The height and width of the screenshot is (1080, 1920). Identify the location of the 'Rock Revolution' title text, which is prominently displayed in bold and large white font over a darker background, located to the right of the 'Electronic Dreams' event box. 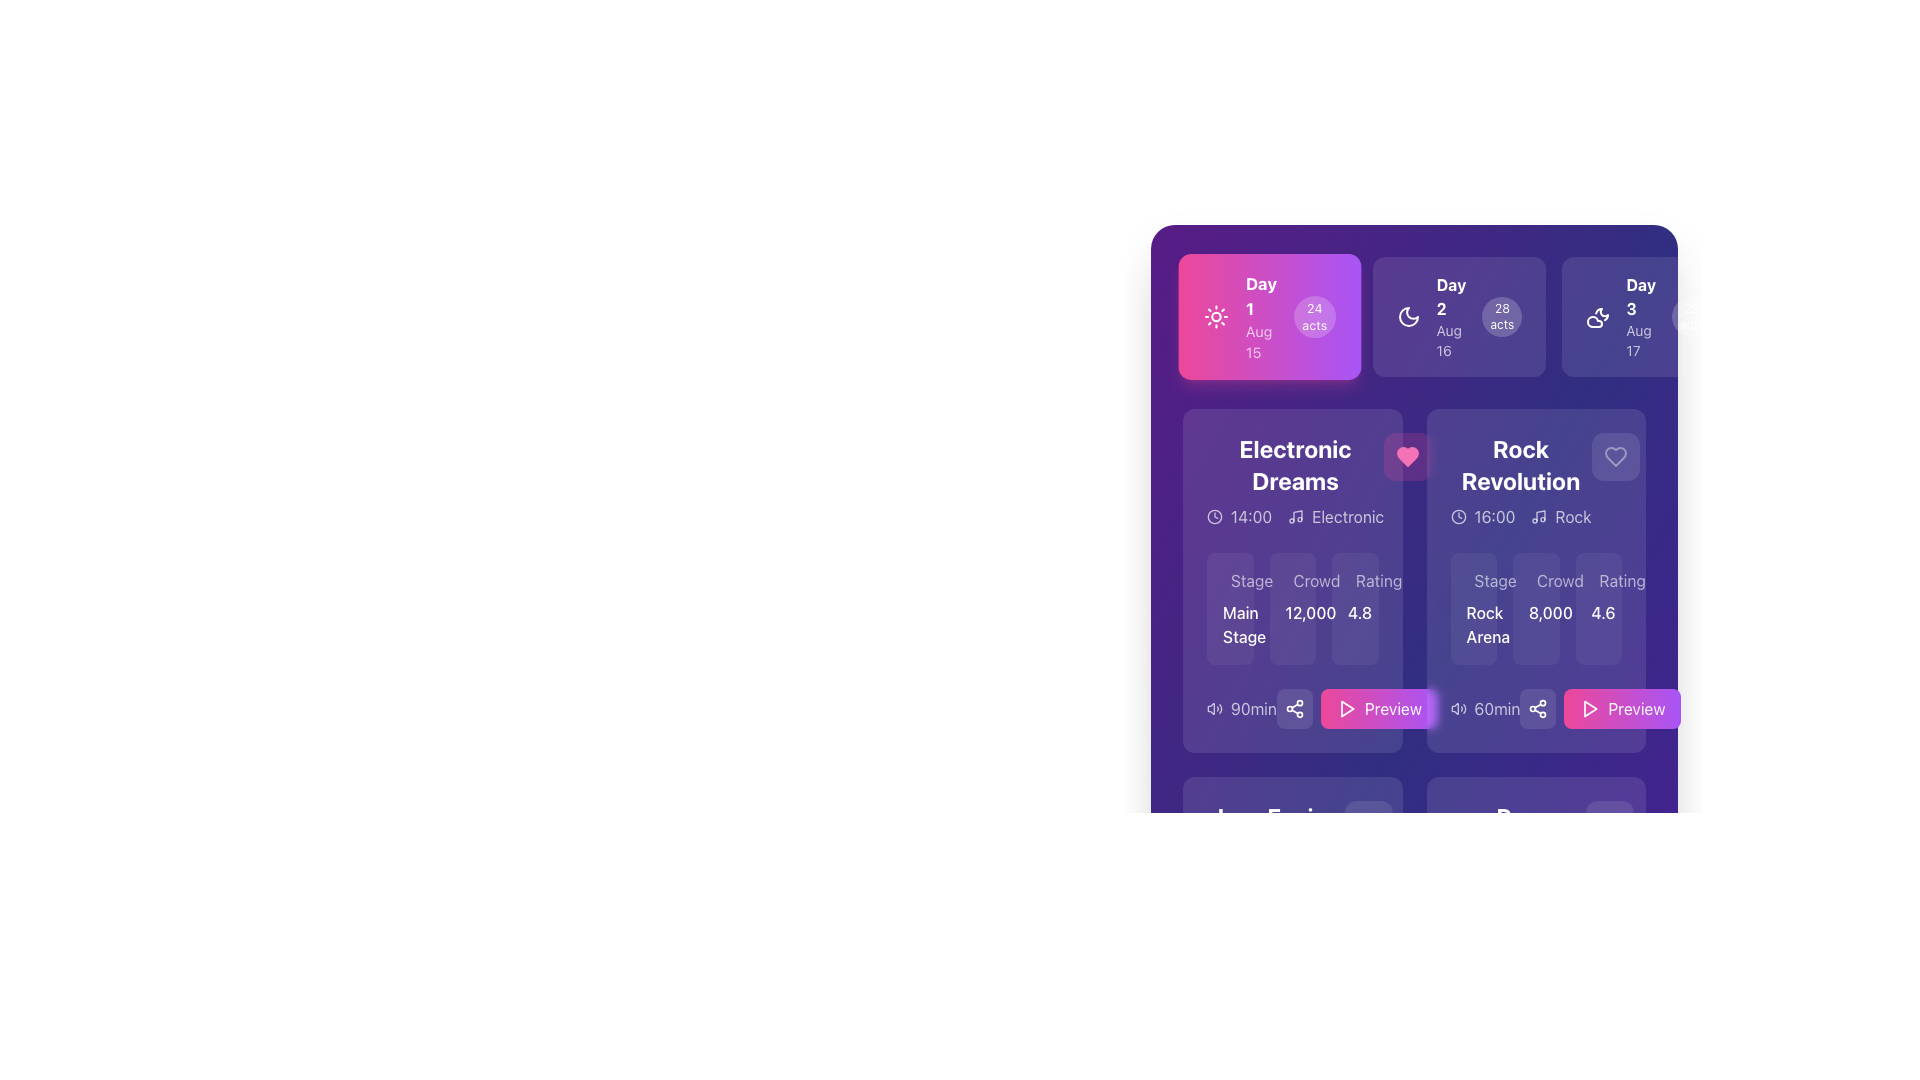
(1520, 465).